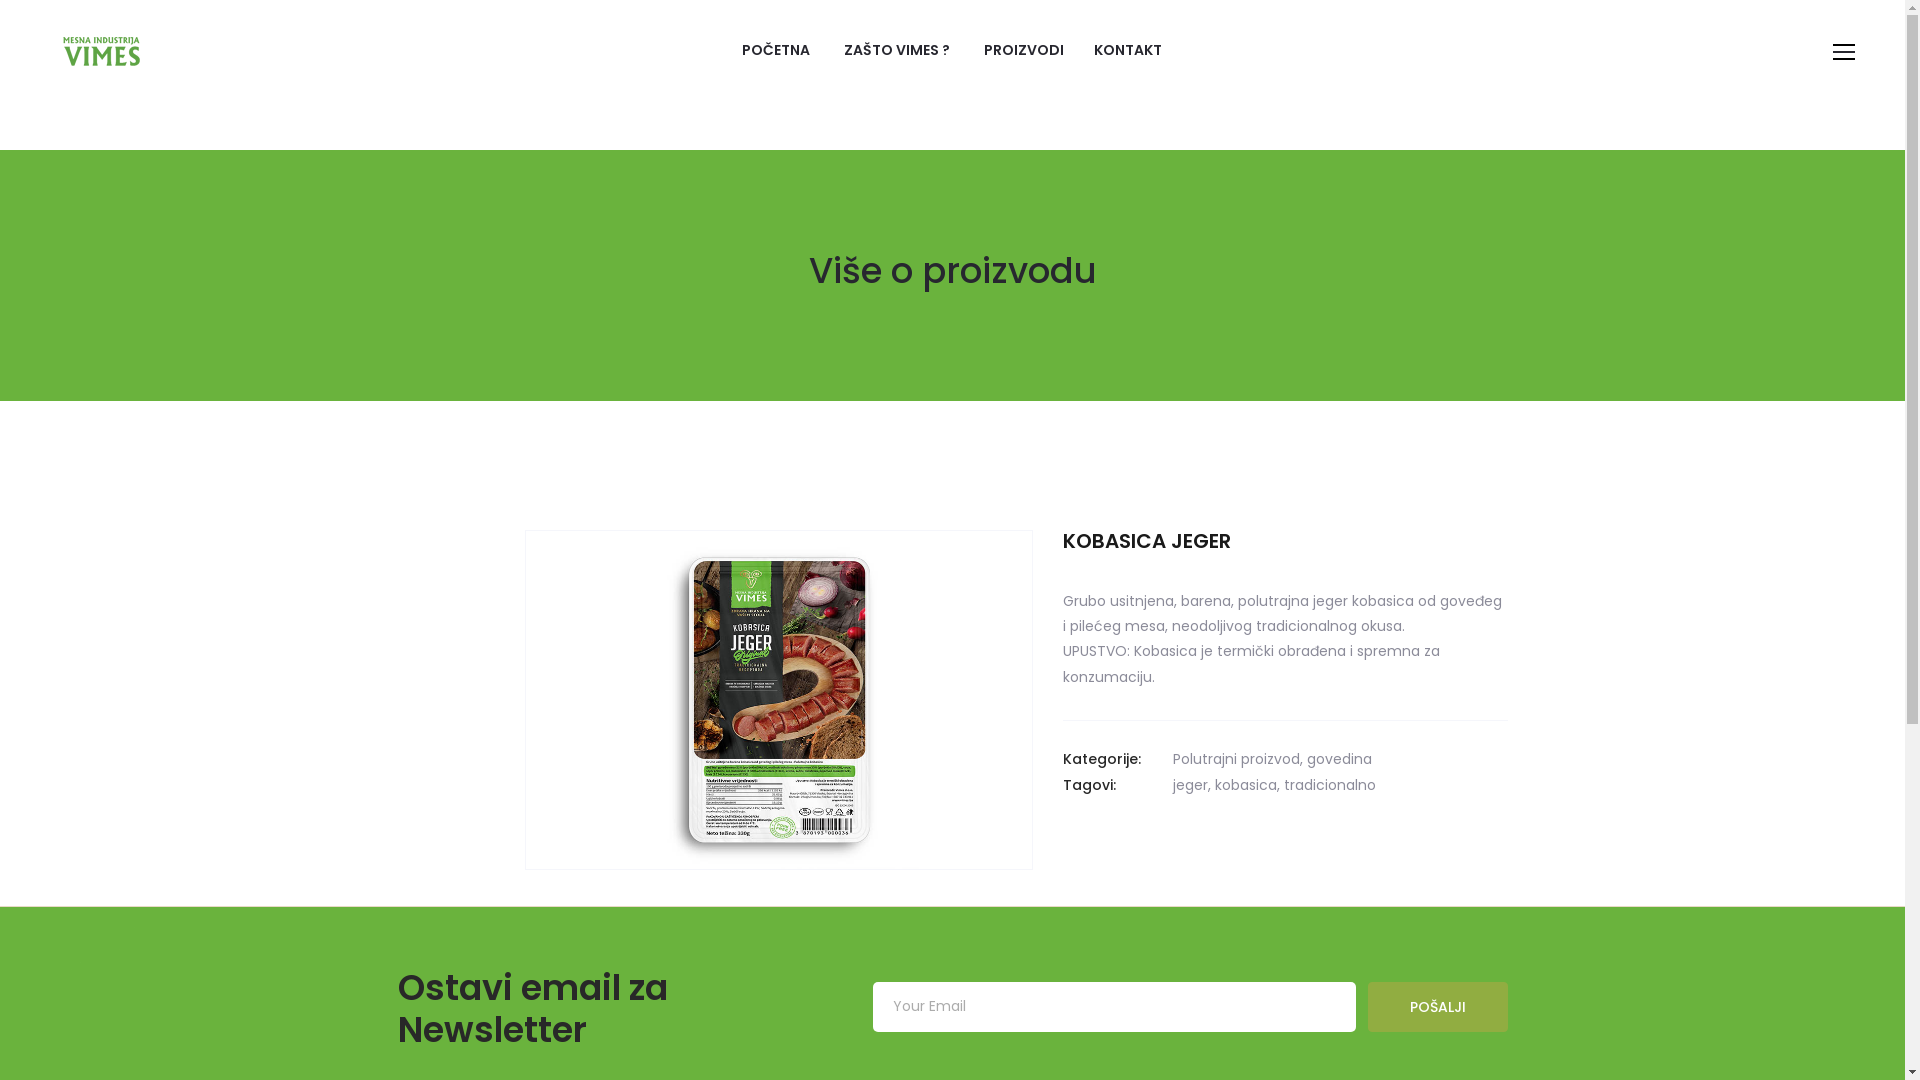  I want to click on 'jeger', so click(1189, 784).